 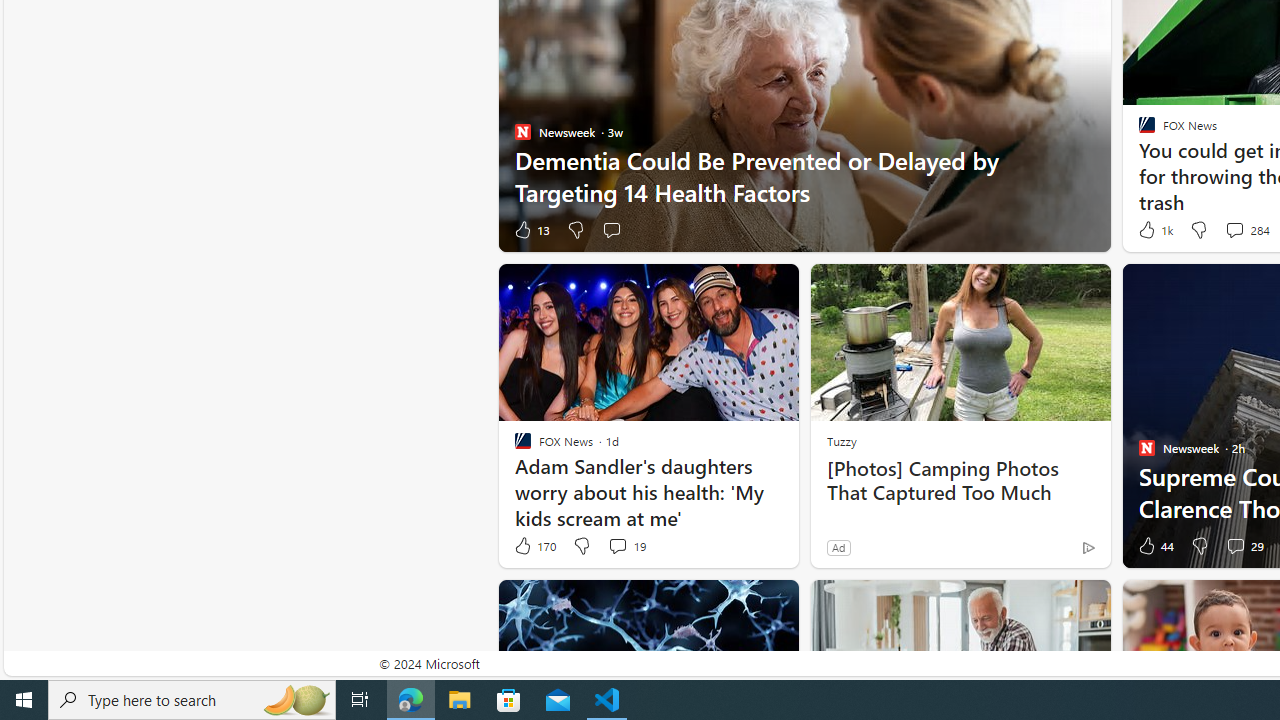 What do you see at coordinates (841, 440) in the screenshot?
I see `'Tuzzy'` at bounding box center [841, 440].